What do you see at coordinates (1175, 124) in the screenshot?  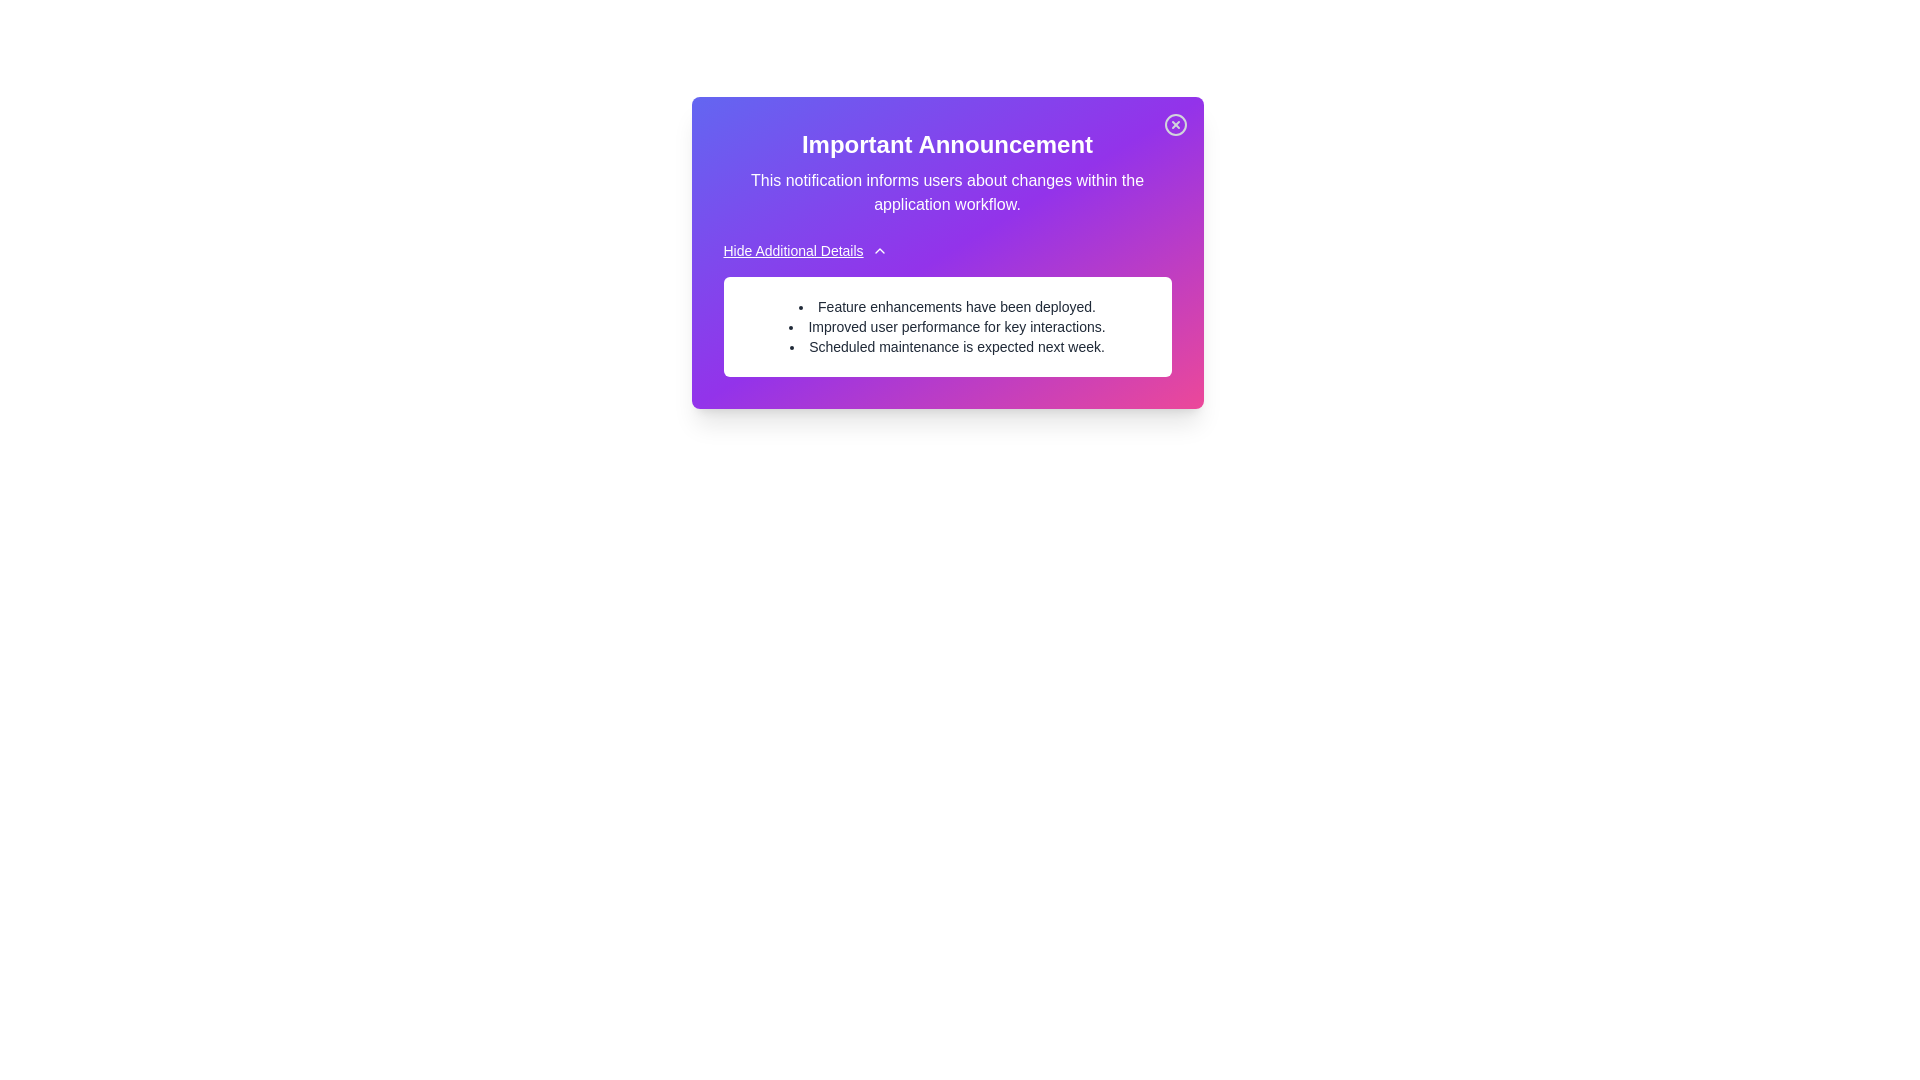 I see `the close button to dismiss the alert` at bounding box center [1175, 124].